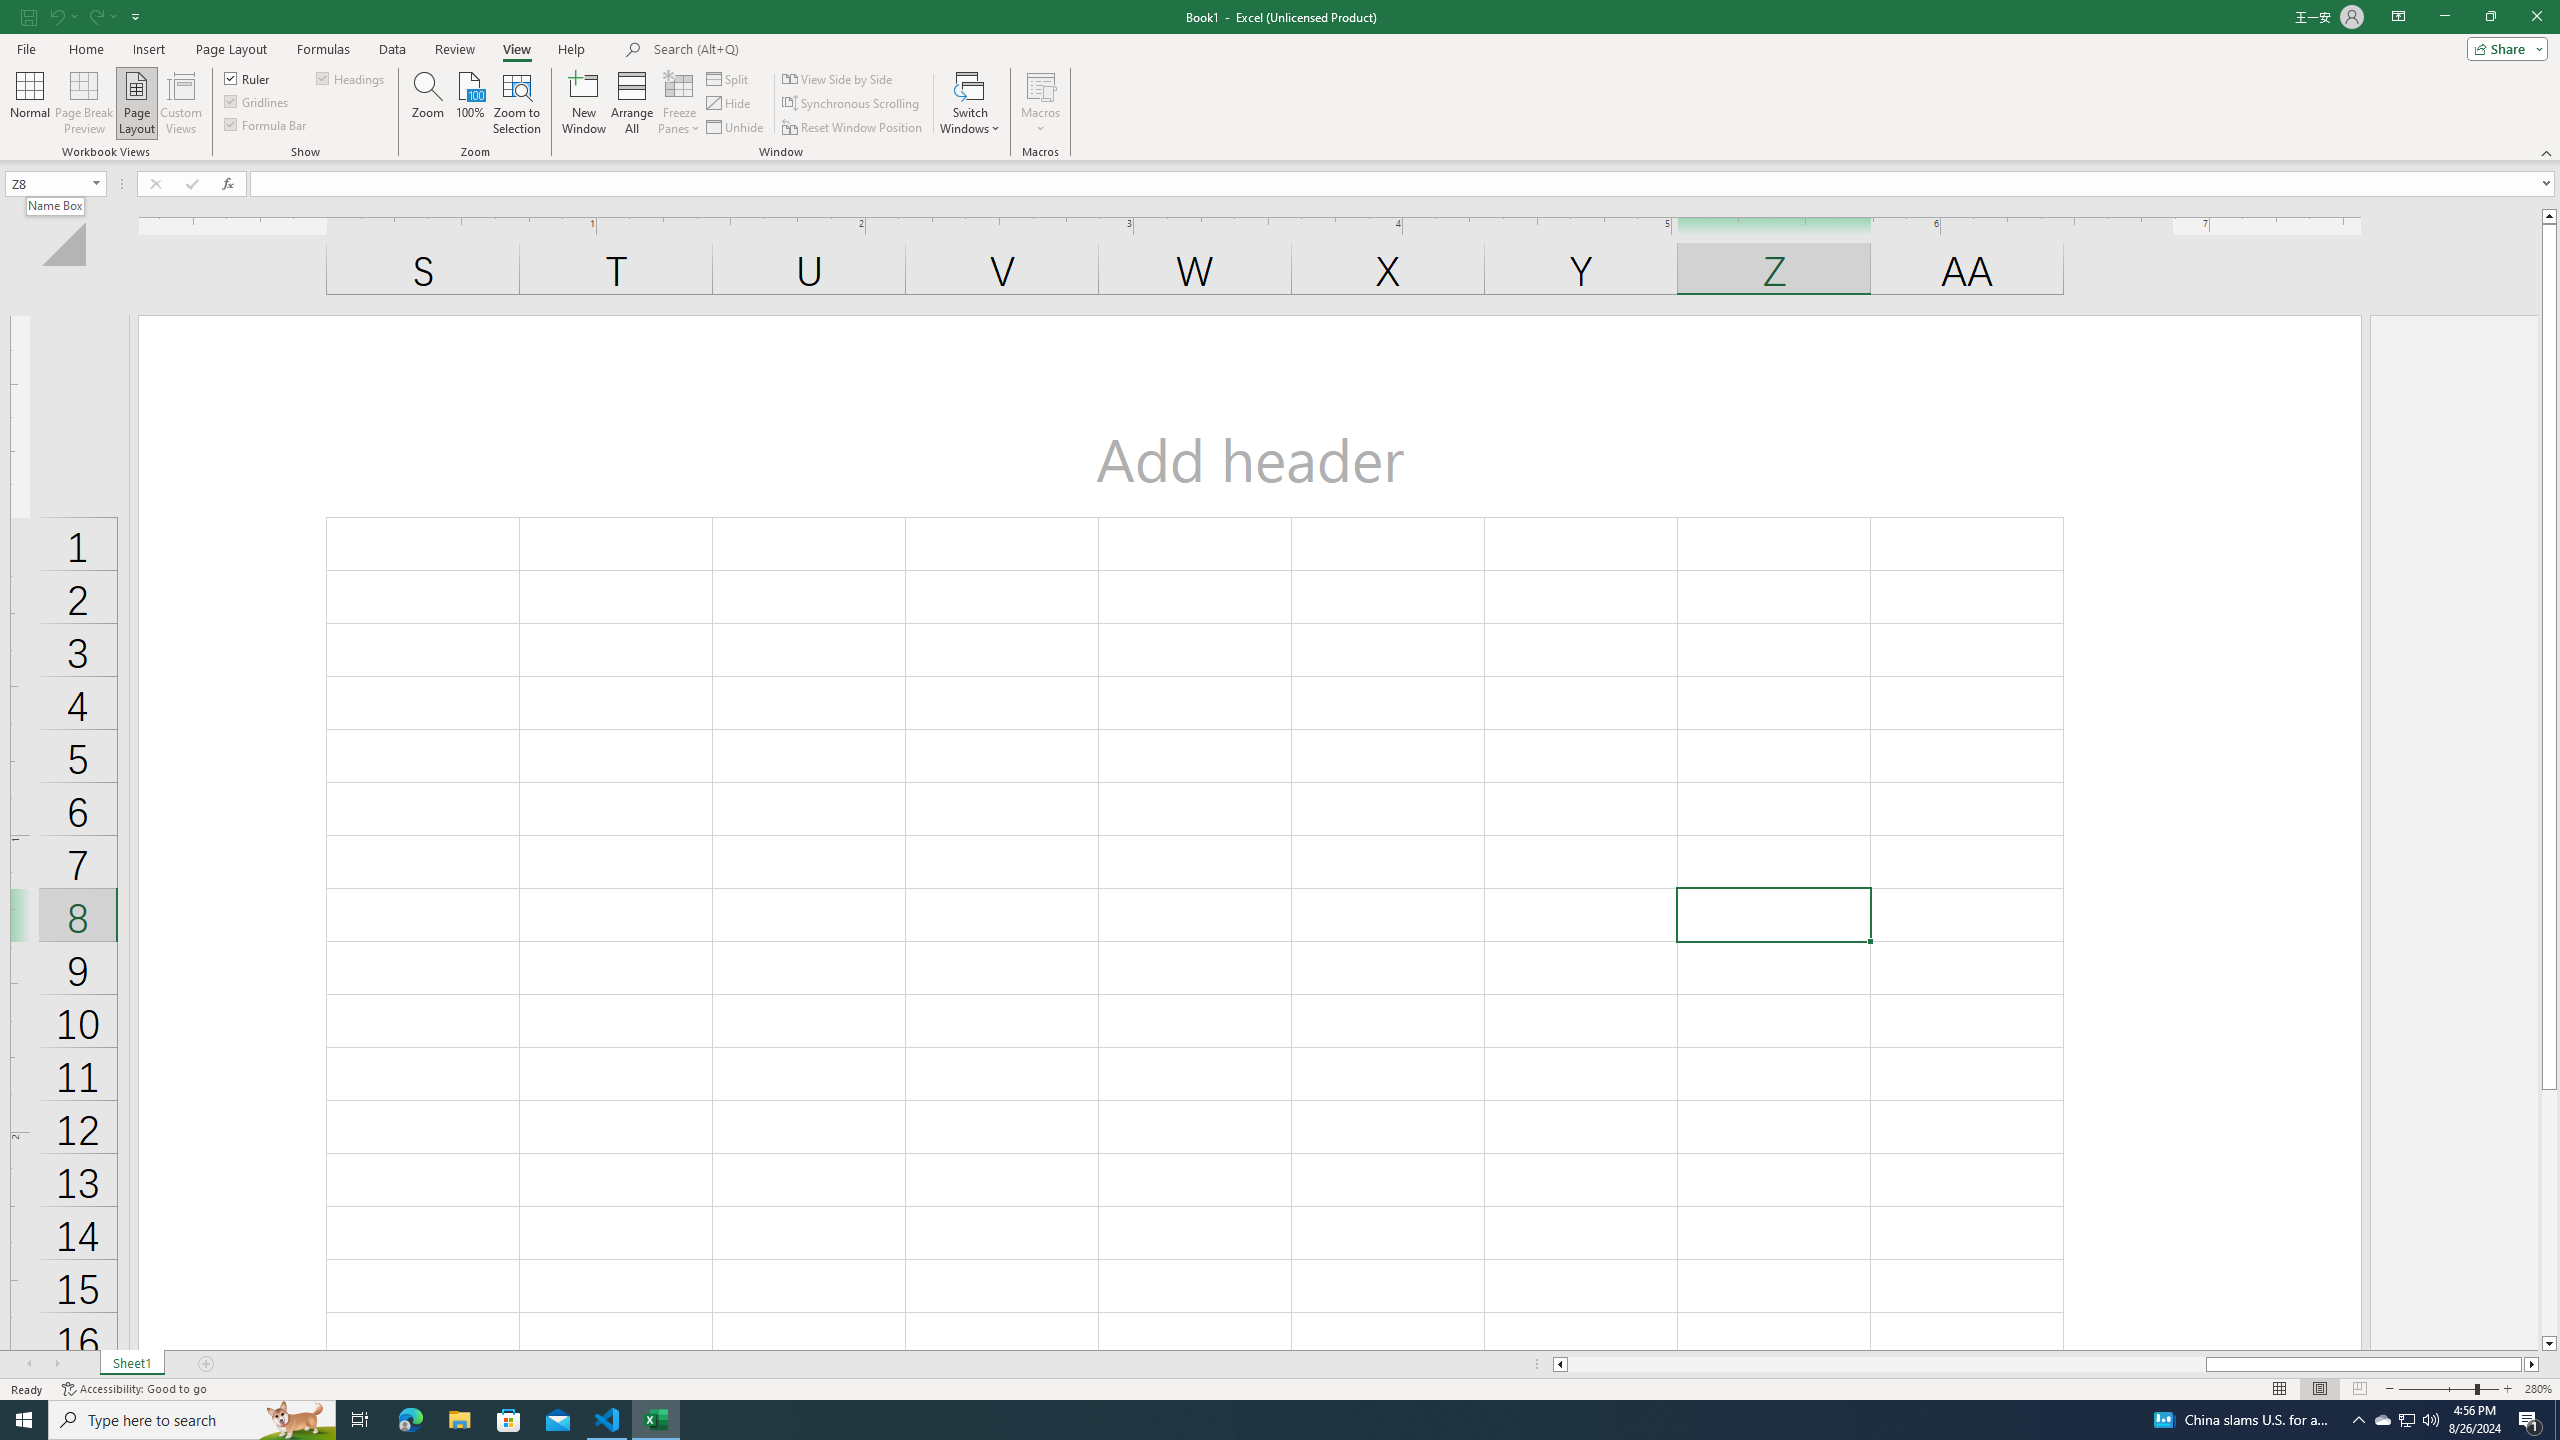 Image resolution: width=2560 pixels, height=1440 pixels. Describe the element at coordinates (737, 127) in the screenshot. I see `'Unhide...'` at that location.